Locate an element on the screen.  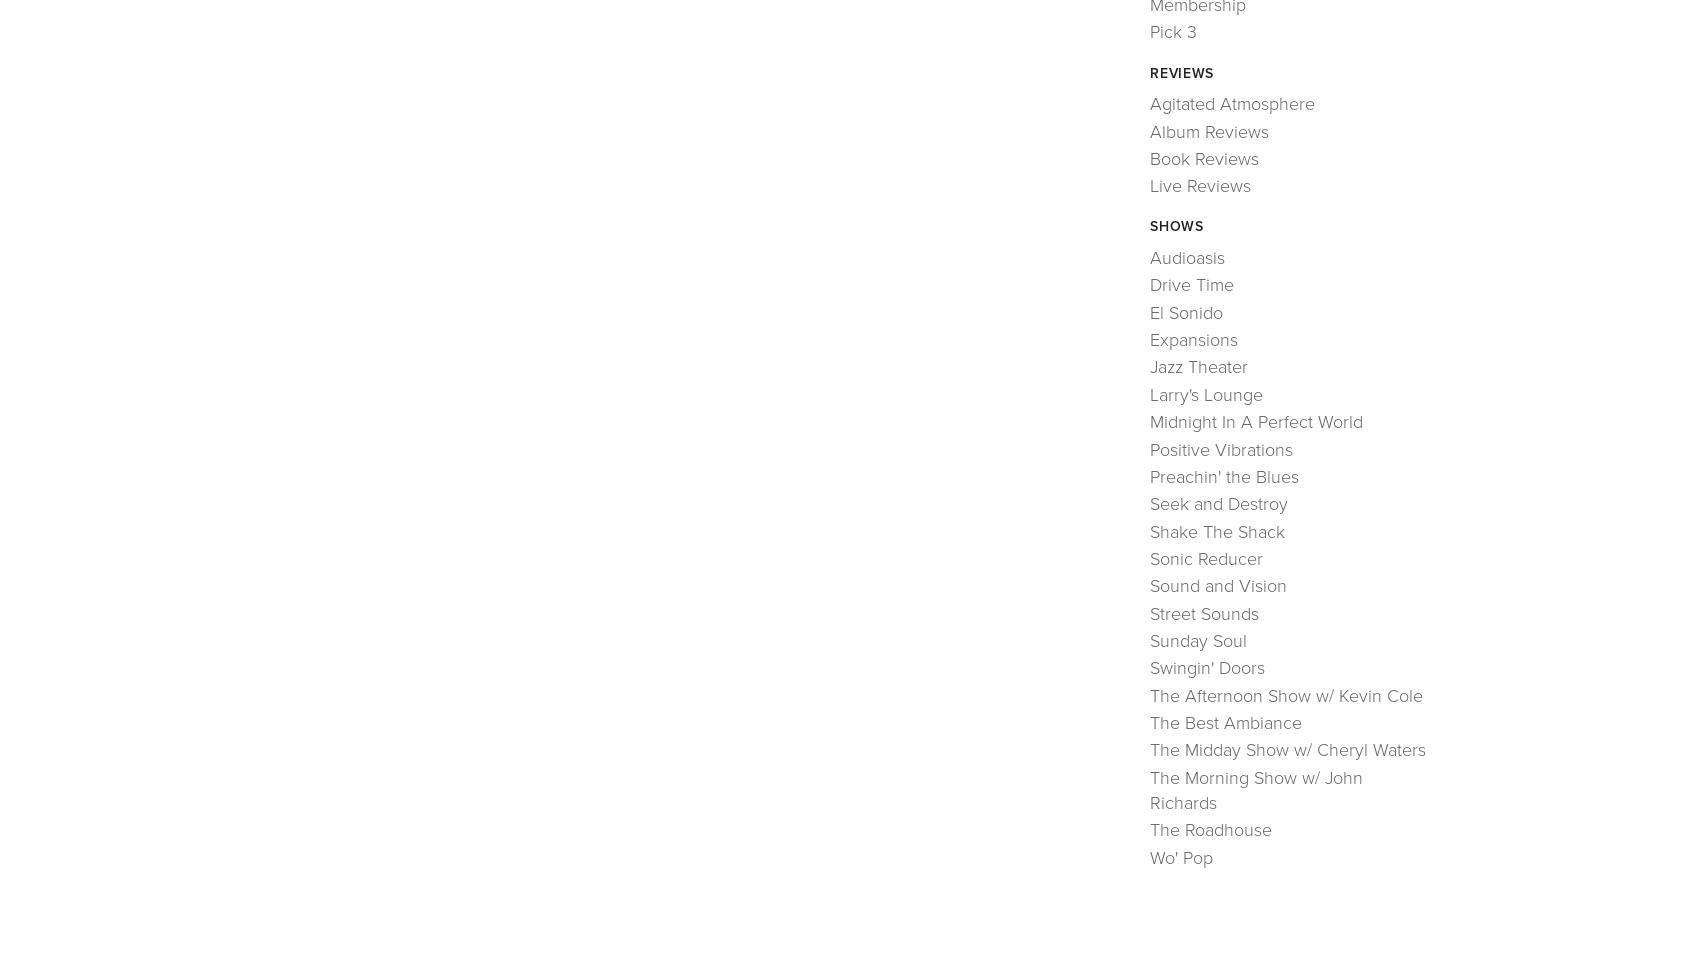
'Expansions' is located at coordinates (1193, 339).